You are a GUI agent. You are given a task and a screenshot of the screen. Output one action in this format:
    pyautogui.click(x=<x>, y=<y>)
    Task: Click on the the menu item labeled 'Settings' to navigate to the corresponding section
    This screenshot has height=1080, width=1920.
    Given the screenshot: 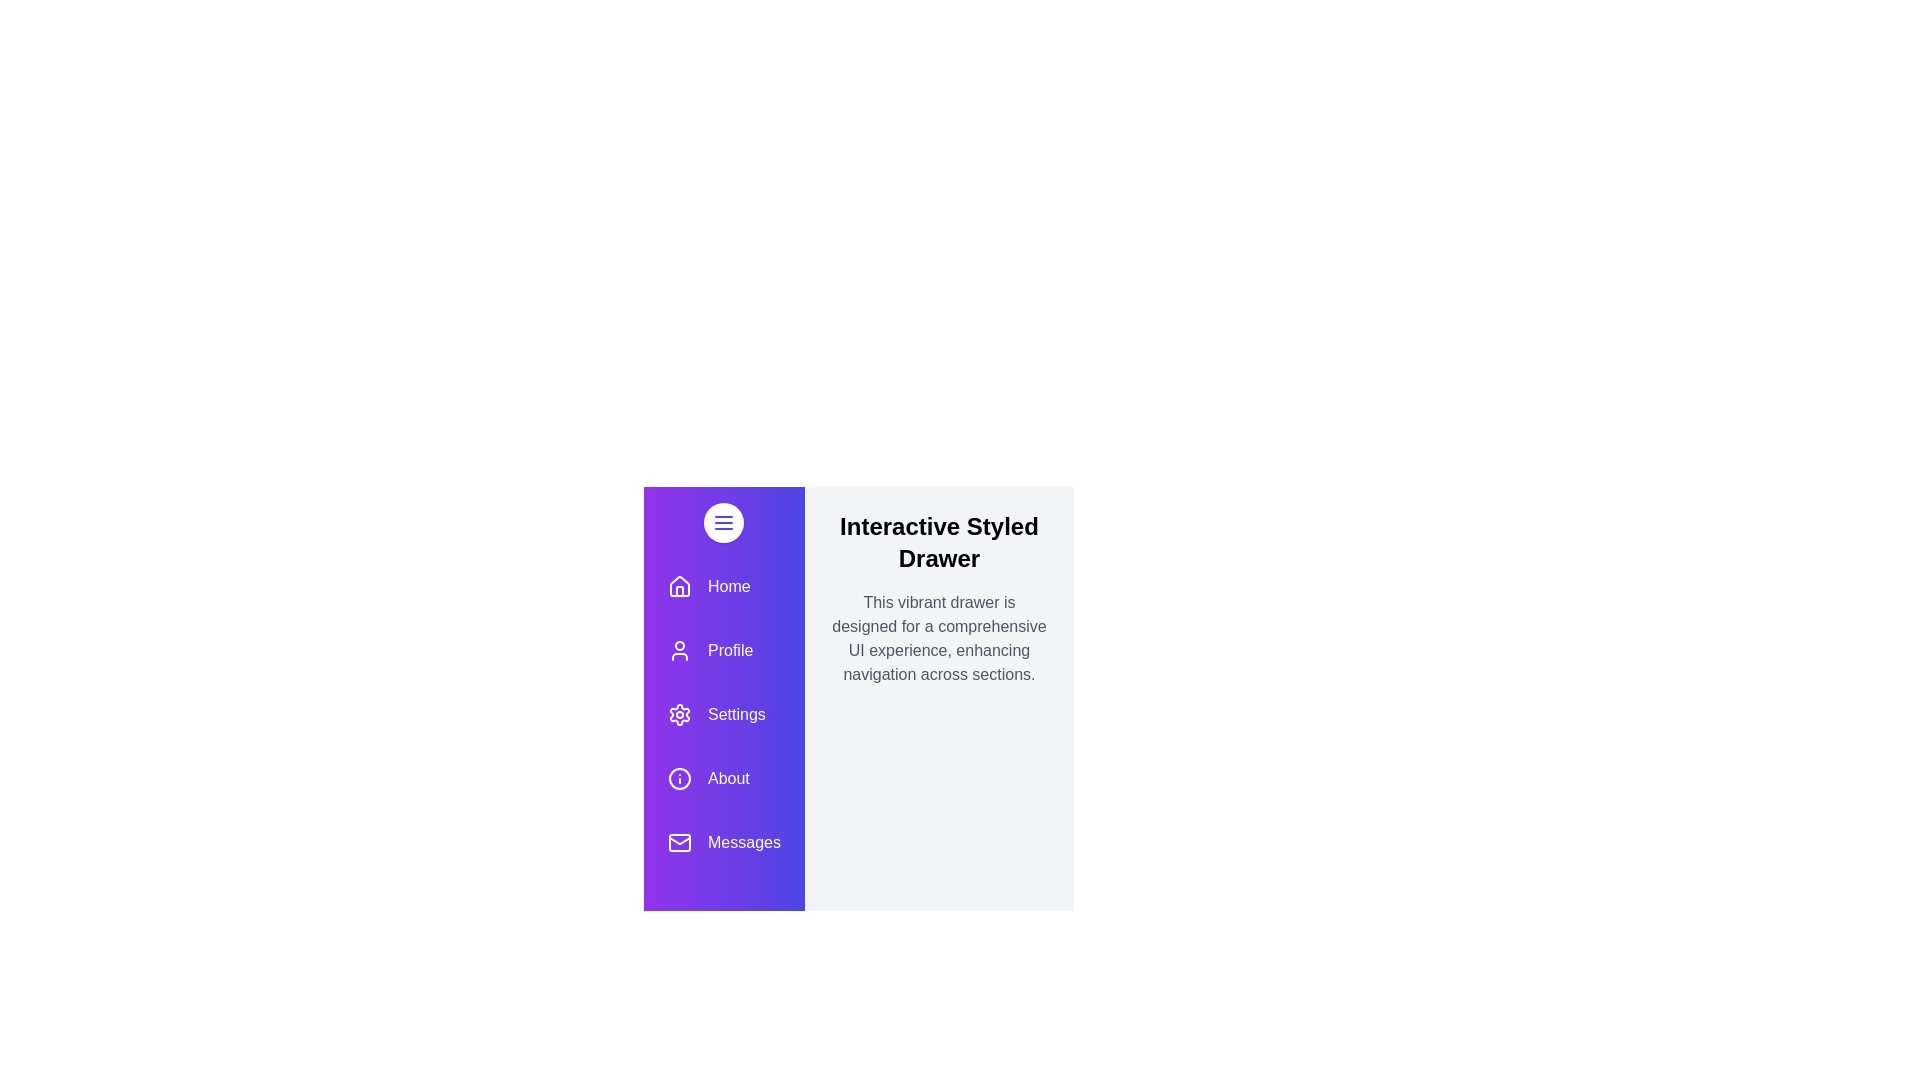 What is the action you would take?
    pyautogui.click(x=723, y=713)
    